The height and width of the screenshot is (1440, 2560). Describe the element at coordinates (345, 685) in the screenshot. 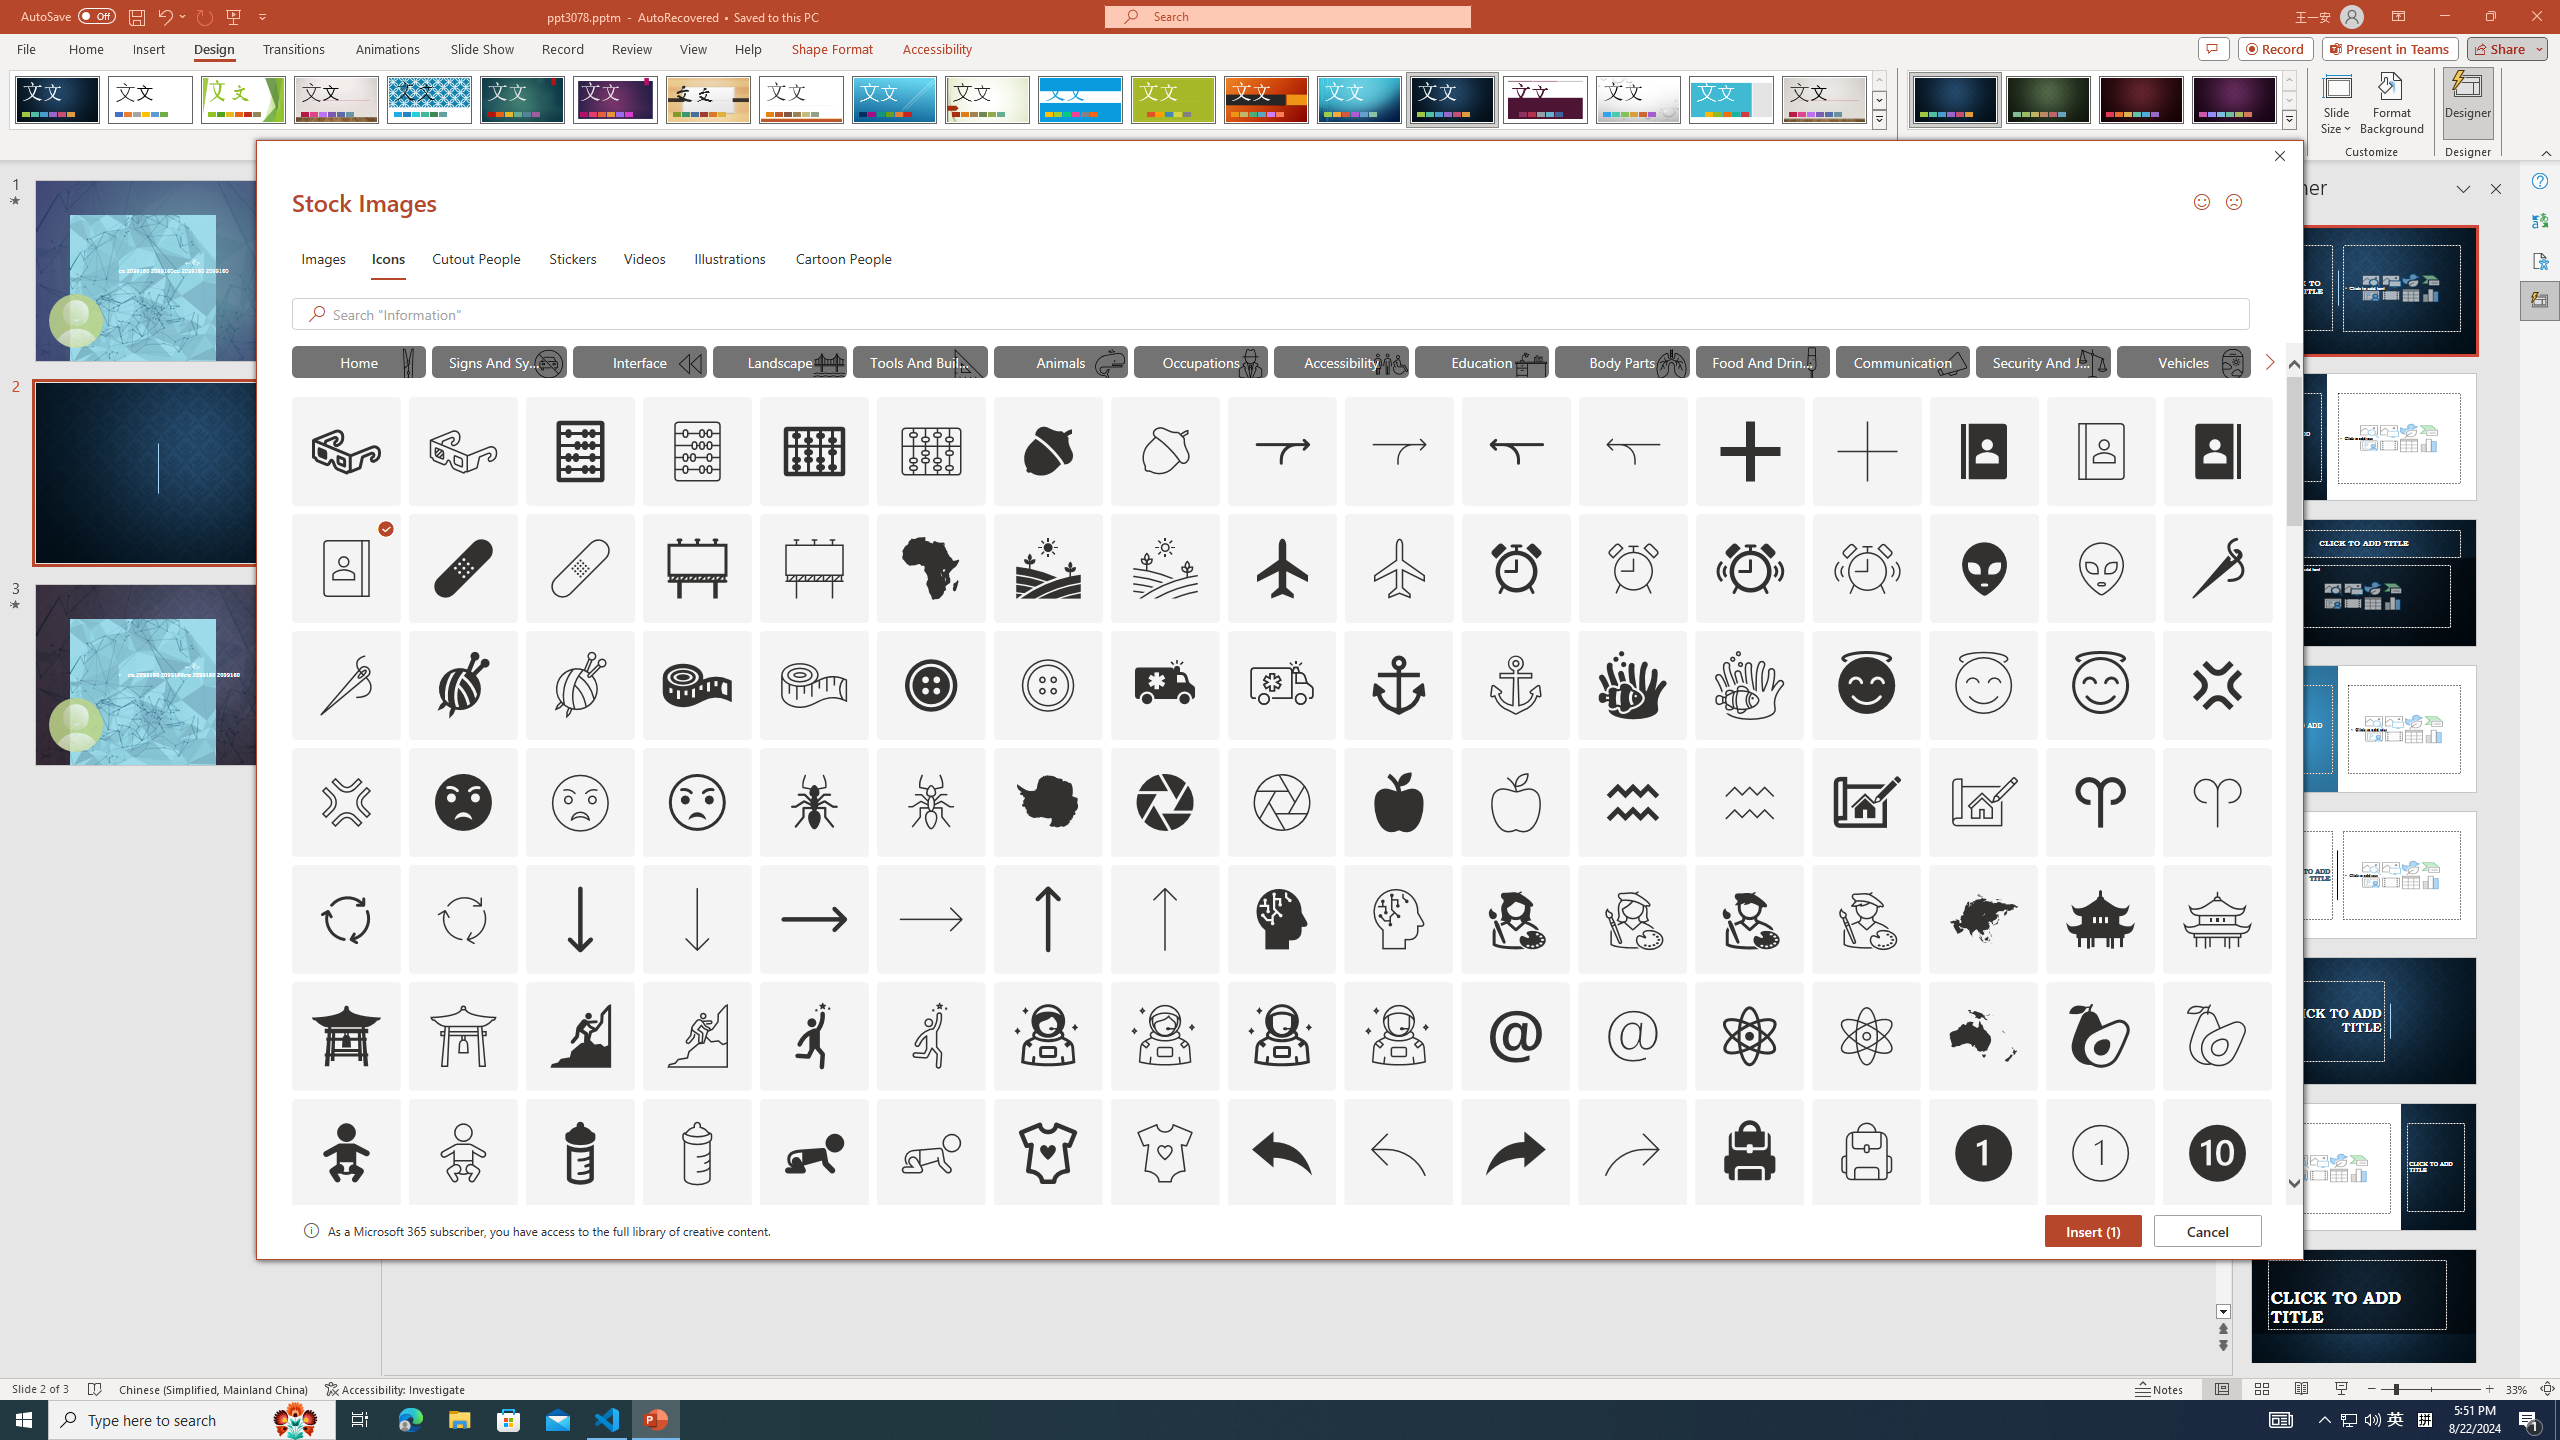

I see `'AutomationID: Icons_AlterationsTailoring_M'` at that location.